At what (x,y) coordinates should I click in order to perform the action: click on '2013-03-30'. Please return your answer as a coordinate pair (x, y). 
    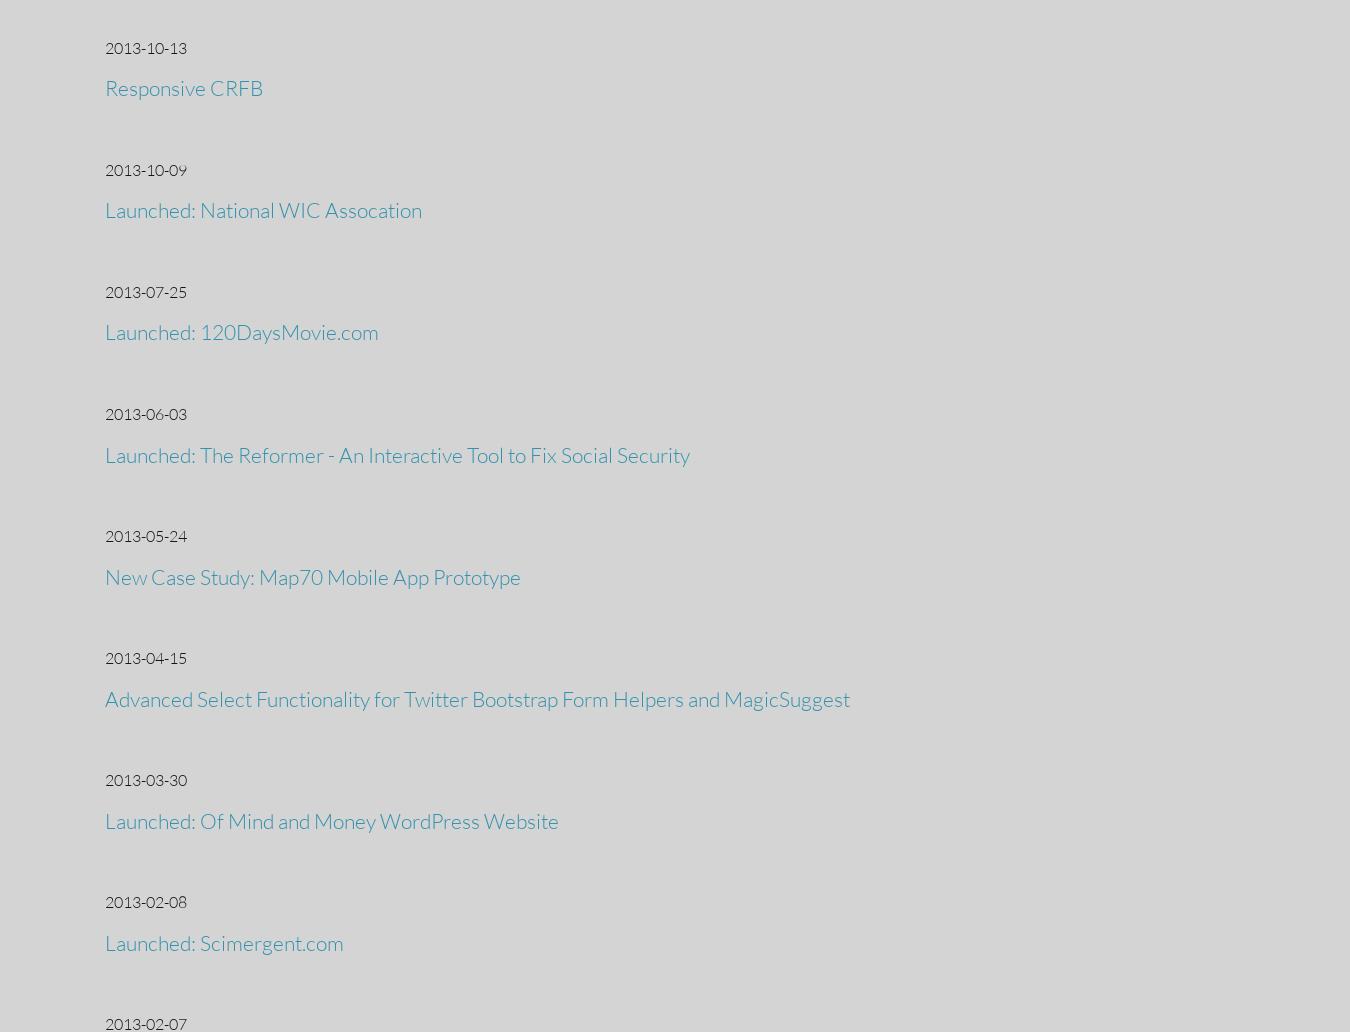
    Looking at the image, I should click on (145, 779).